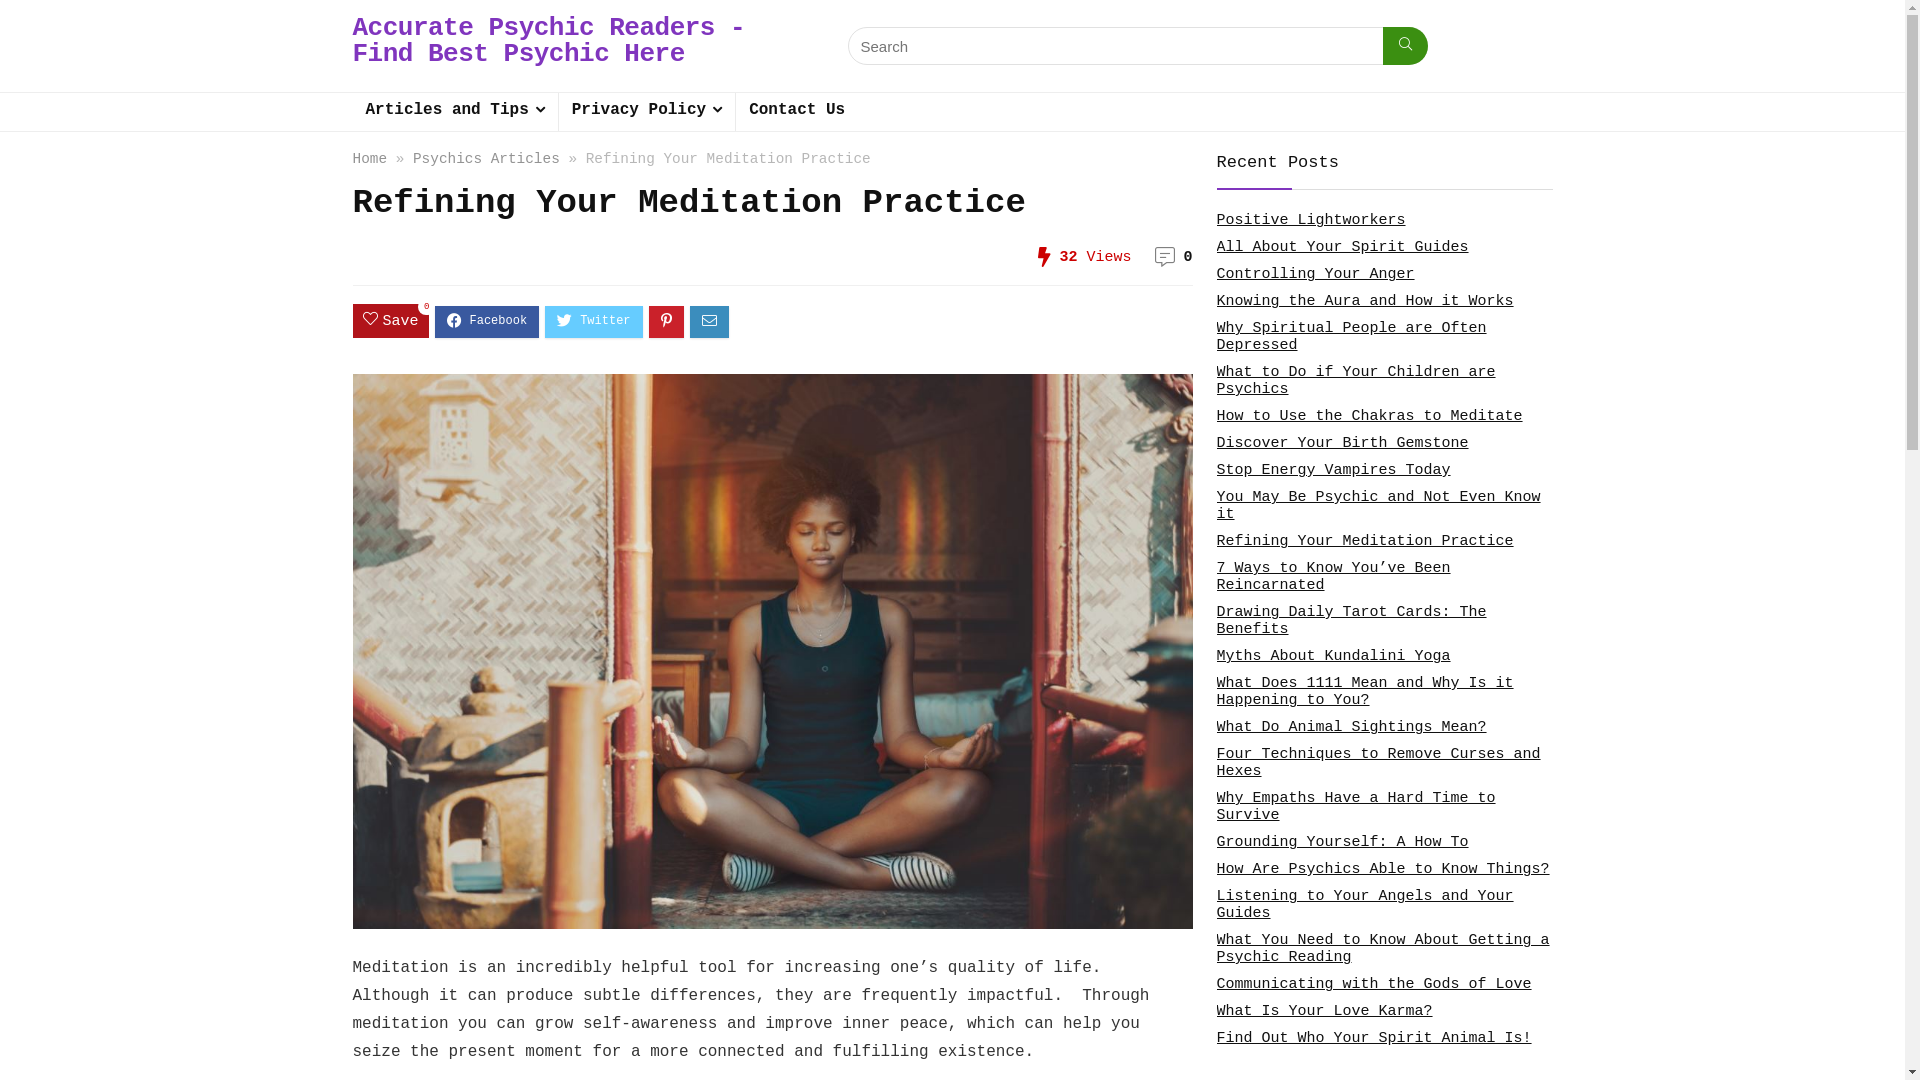  What do you see at coordinates (1363, 301) in the screenshot?
I see `'Knowing the Aura and How it Works'` at bounding box center [1363, 301].